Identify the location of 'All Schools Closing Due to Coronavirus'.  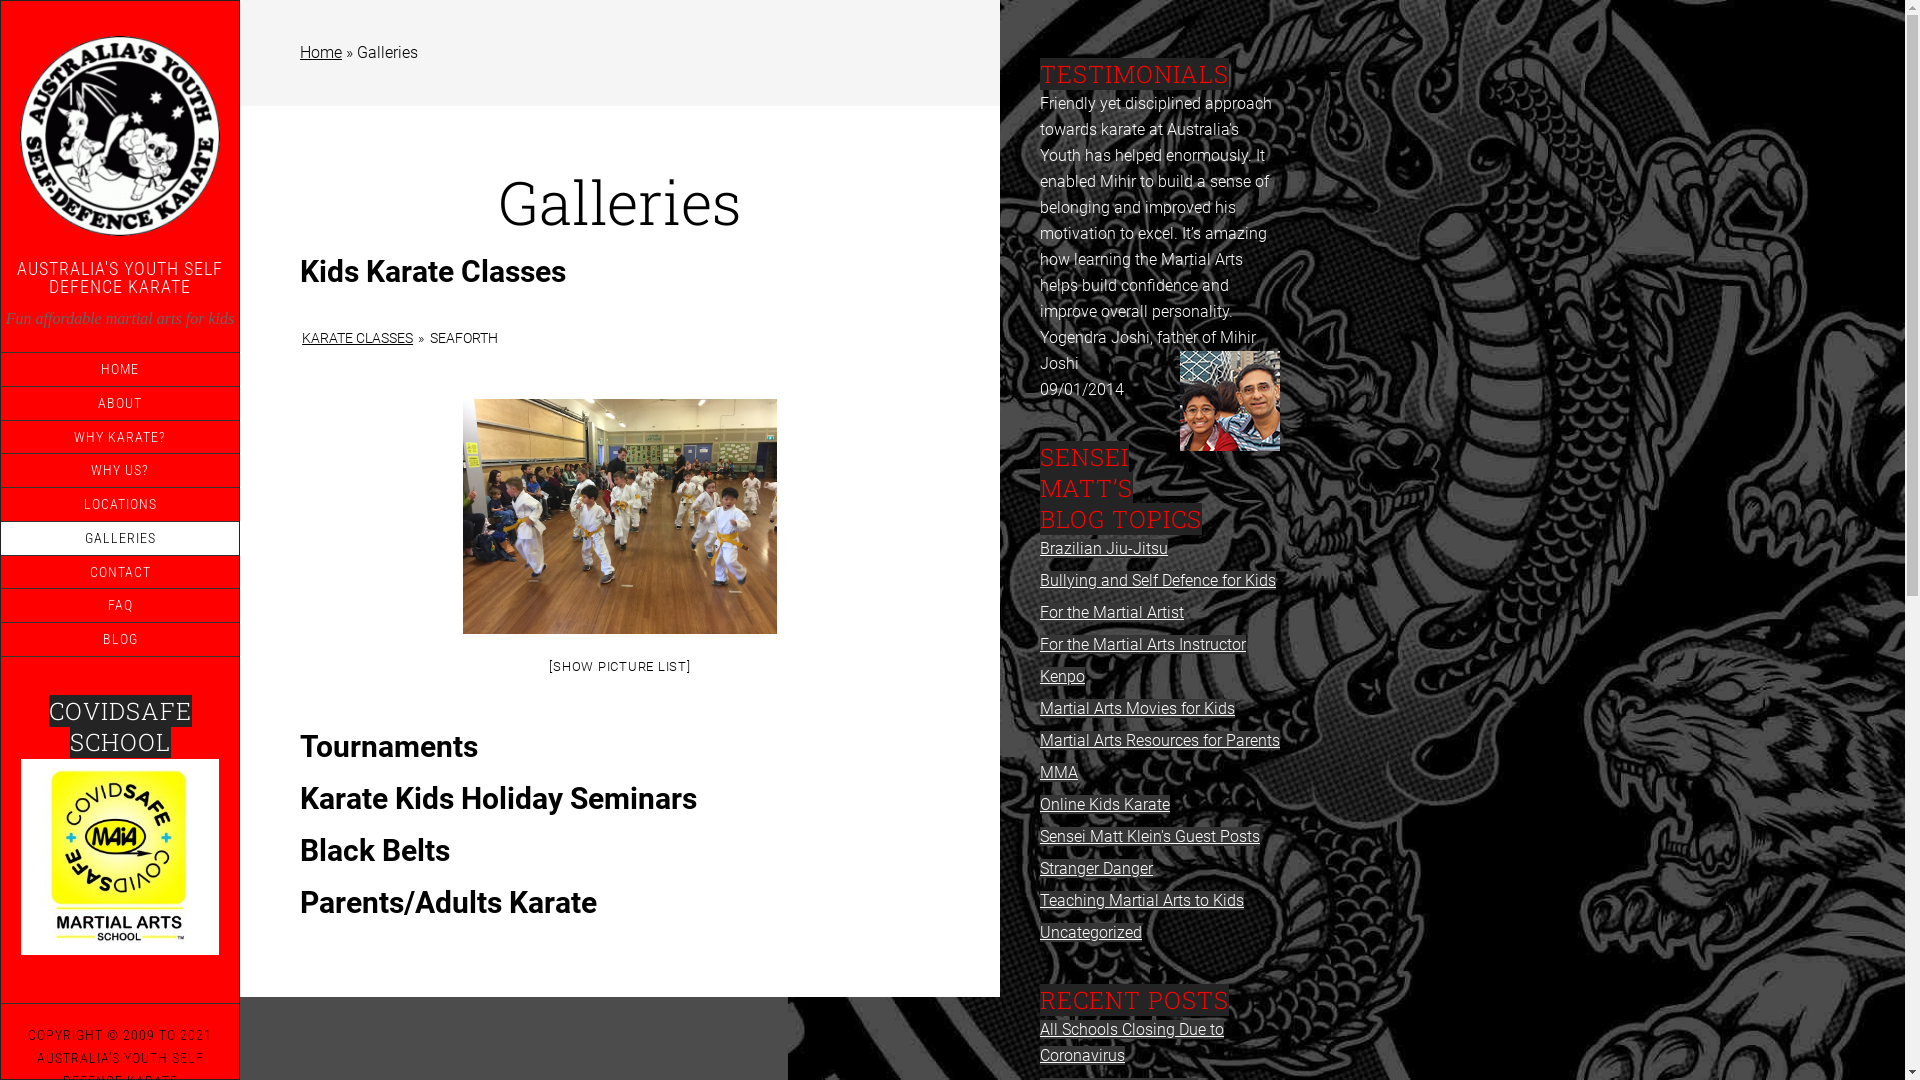
(1132, 1041).